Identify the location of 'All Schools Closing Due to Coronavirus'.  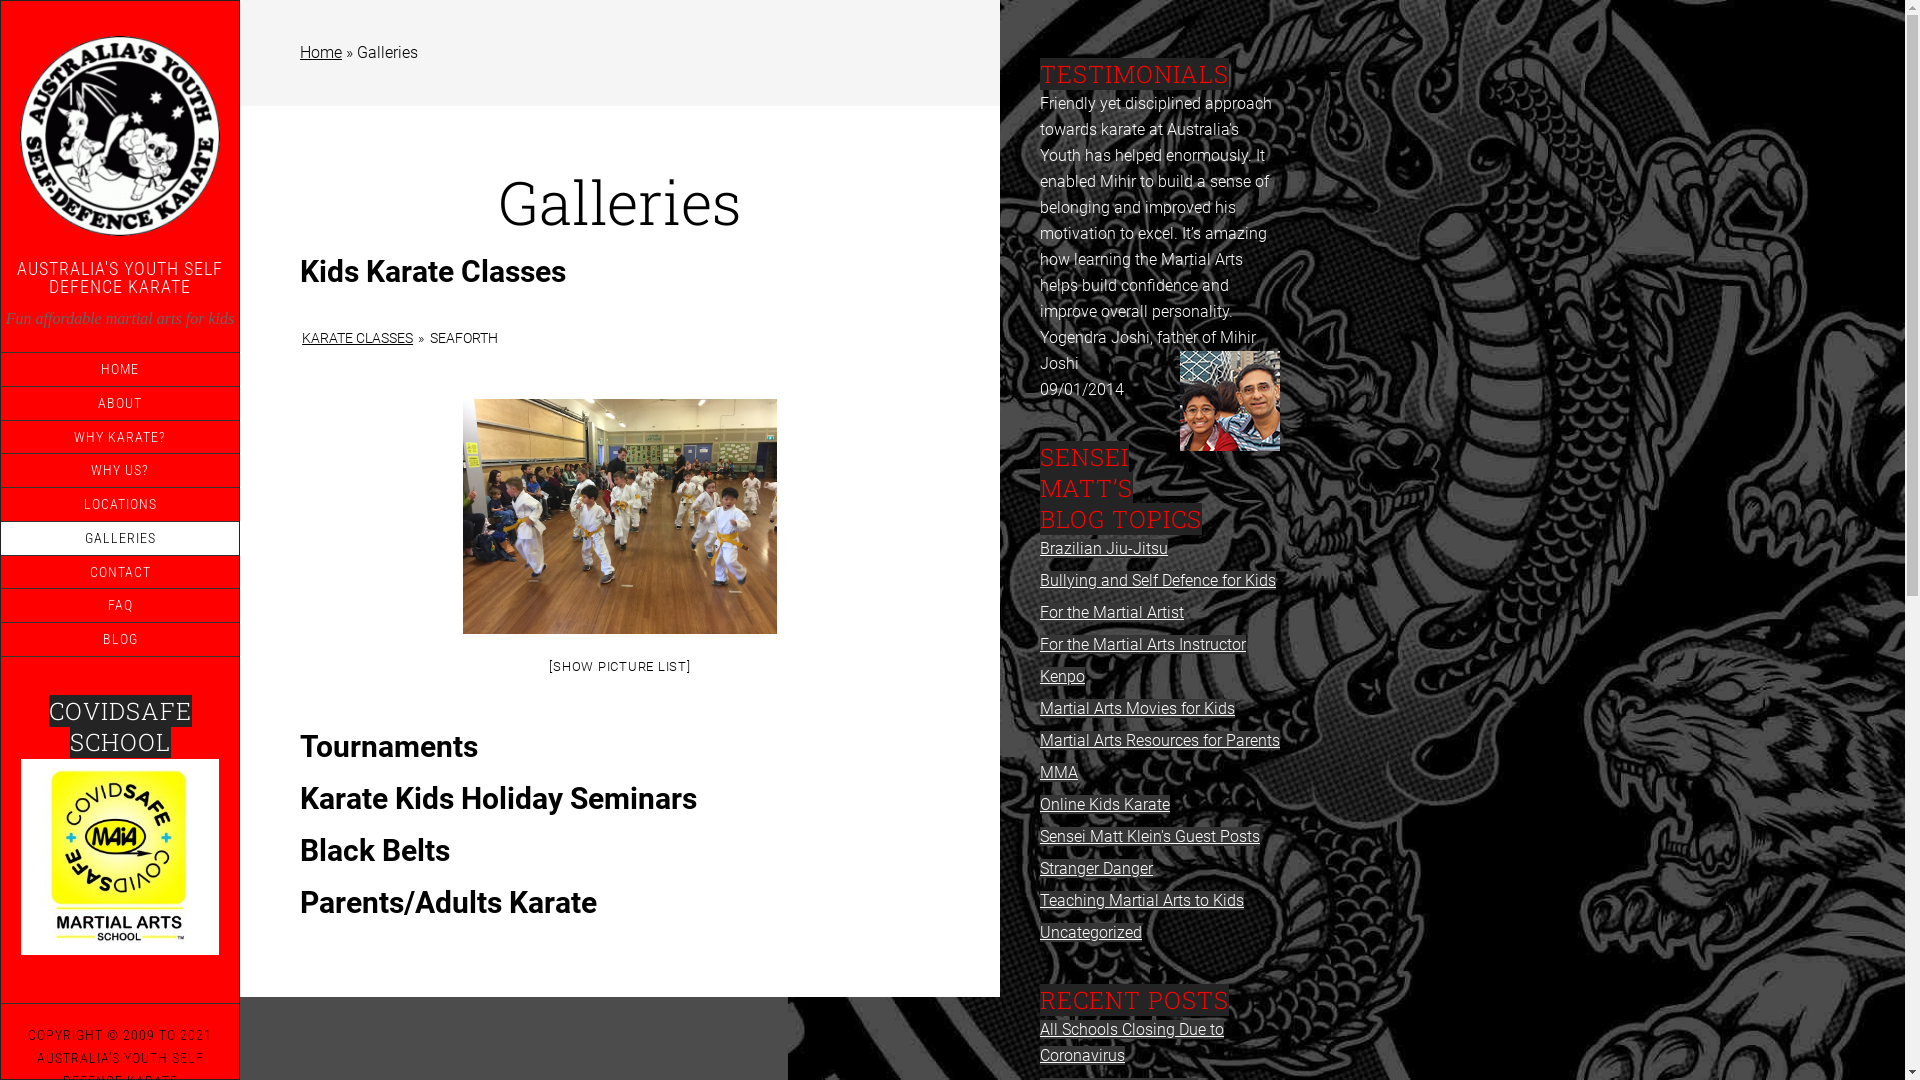
(1132, 1041).